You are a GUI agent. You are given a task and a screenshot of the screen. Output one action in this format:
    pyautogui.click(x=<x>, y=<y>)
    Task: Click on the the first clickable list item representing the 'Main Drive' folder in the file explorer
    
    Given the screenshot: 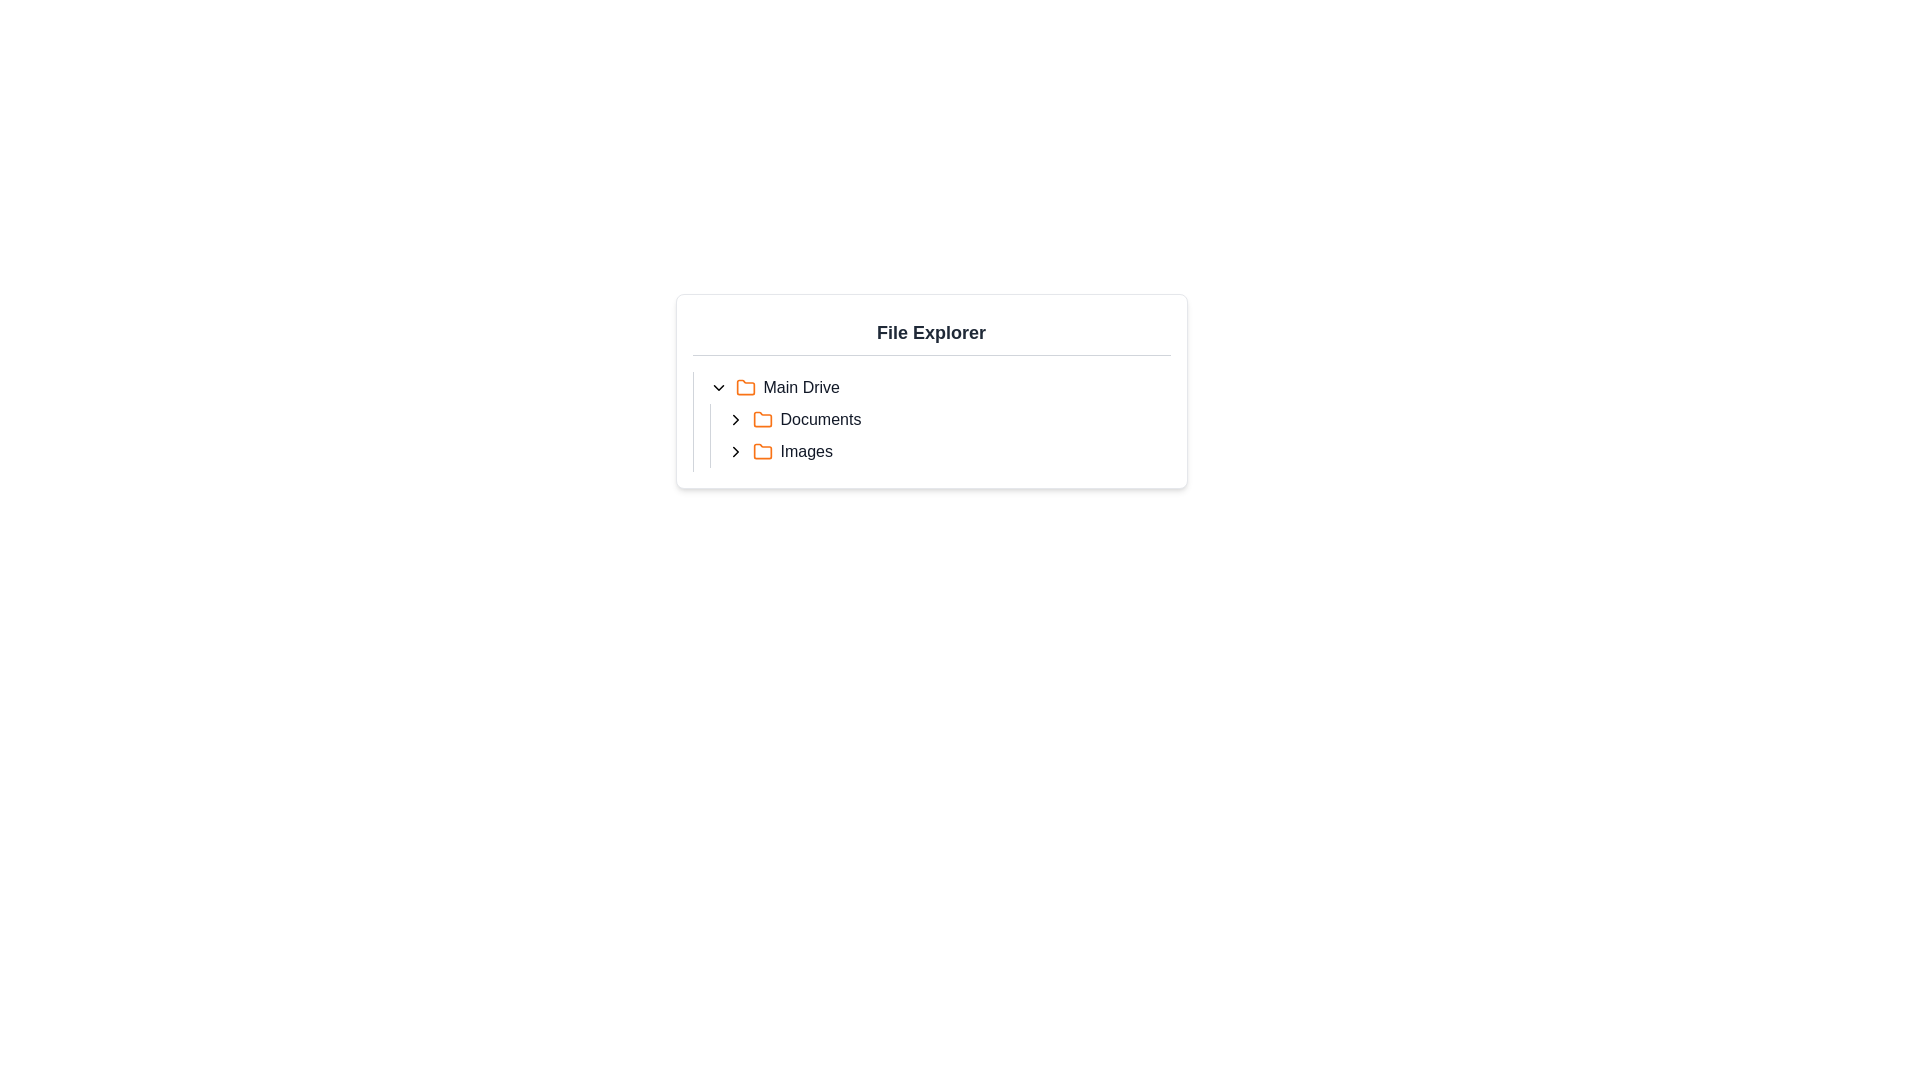 What is the action you would take?
    pyautogui.click(x=939, y=388)
    